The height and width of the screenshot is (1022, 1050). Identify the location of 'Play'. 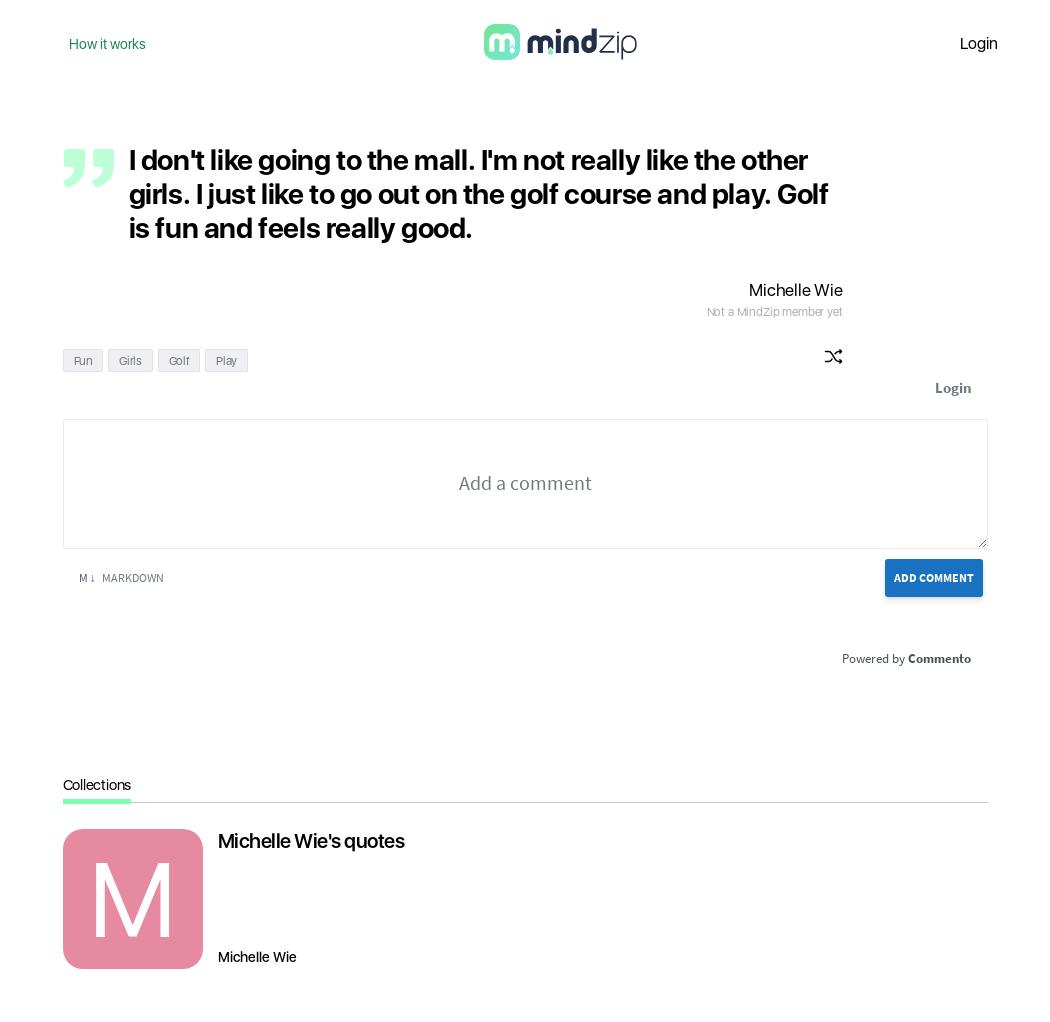
(225, 360).